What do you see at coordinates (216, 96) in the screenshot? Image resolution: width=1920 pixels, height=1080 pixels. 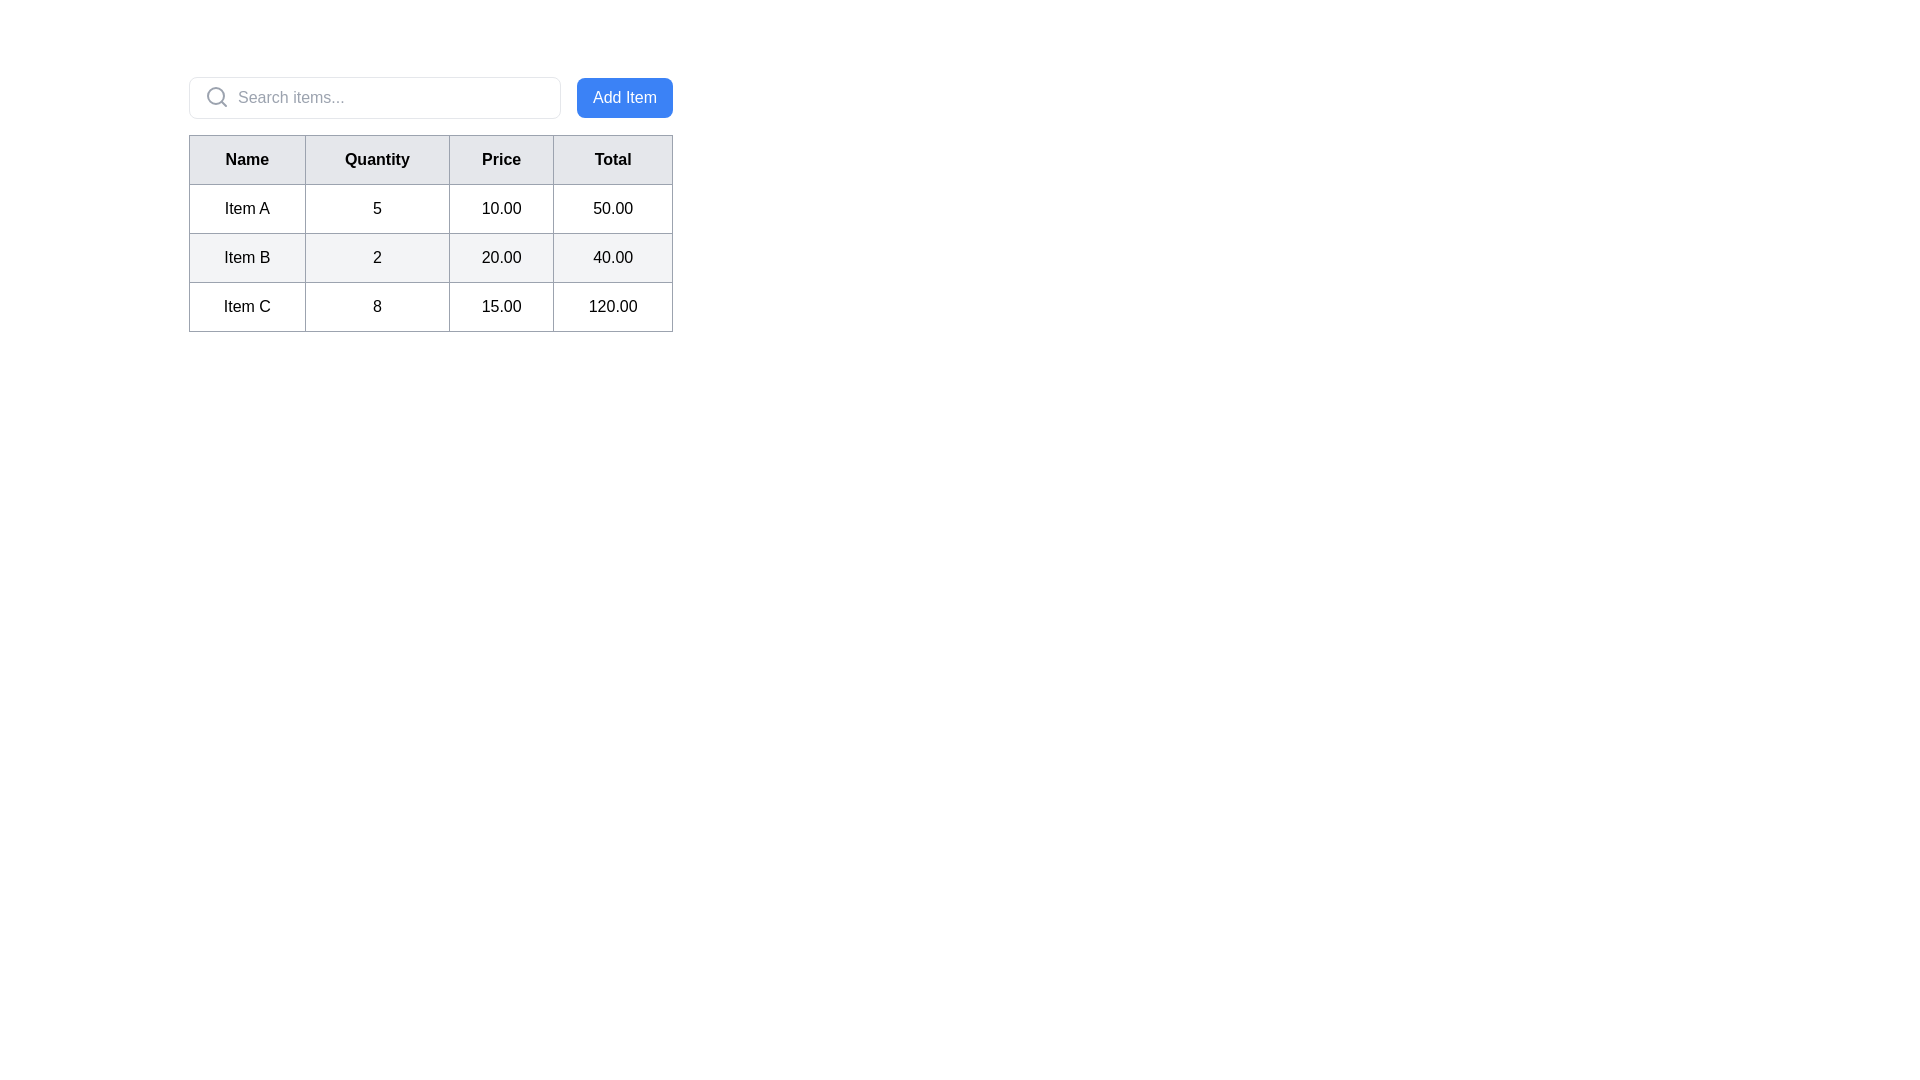 I see `the magnifying glass icon, which is styled in gray and located at the far left inside the search input field` at bounding box center [216, 96].